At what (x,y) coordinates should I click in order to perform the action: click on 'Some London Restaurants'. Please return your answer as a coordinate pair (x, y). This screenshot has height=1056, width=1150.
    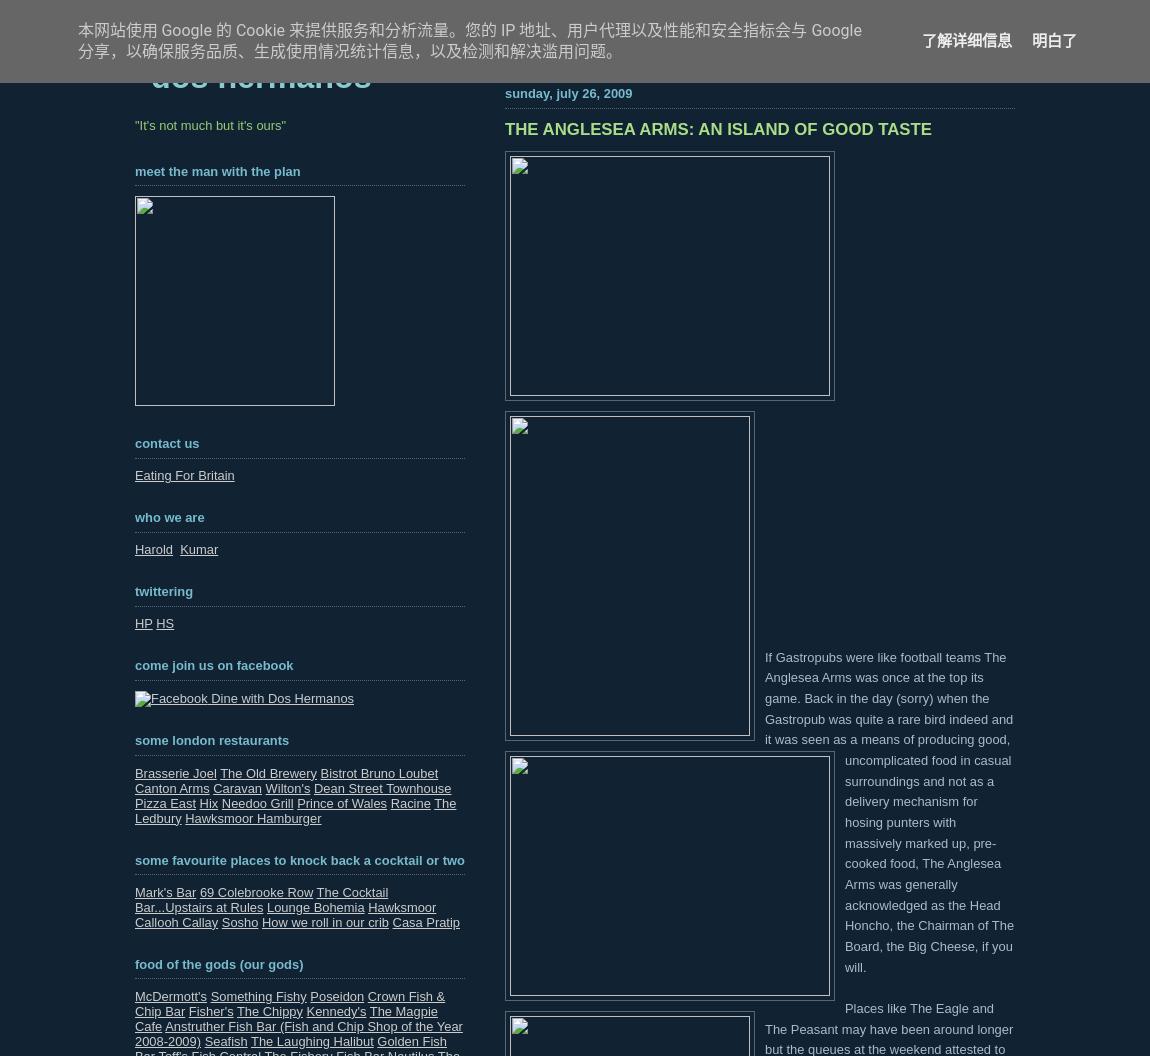
    Looking at the image, I should click on (210, 739).